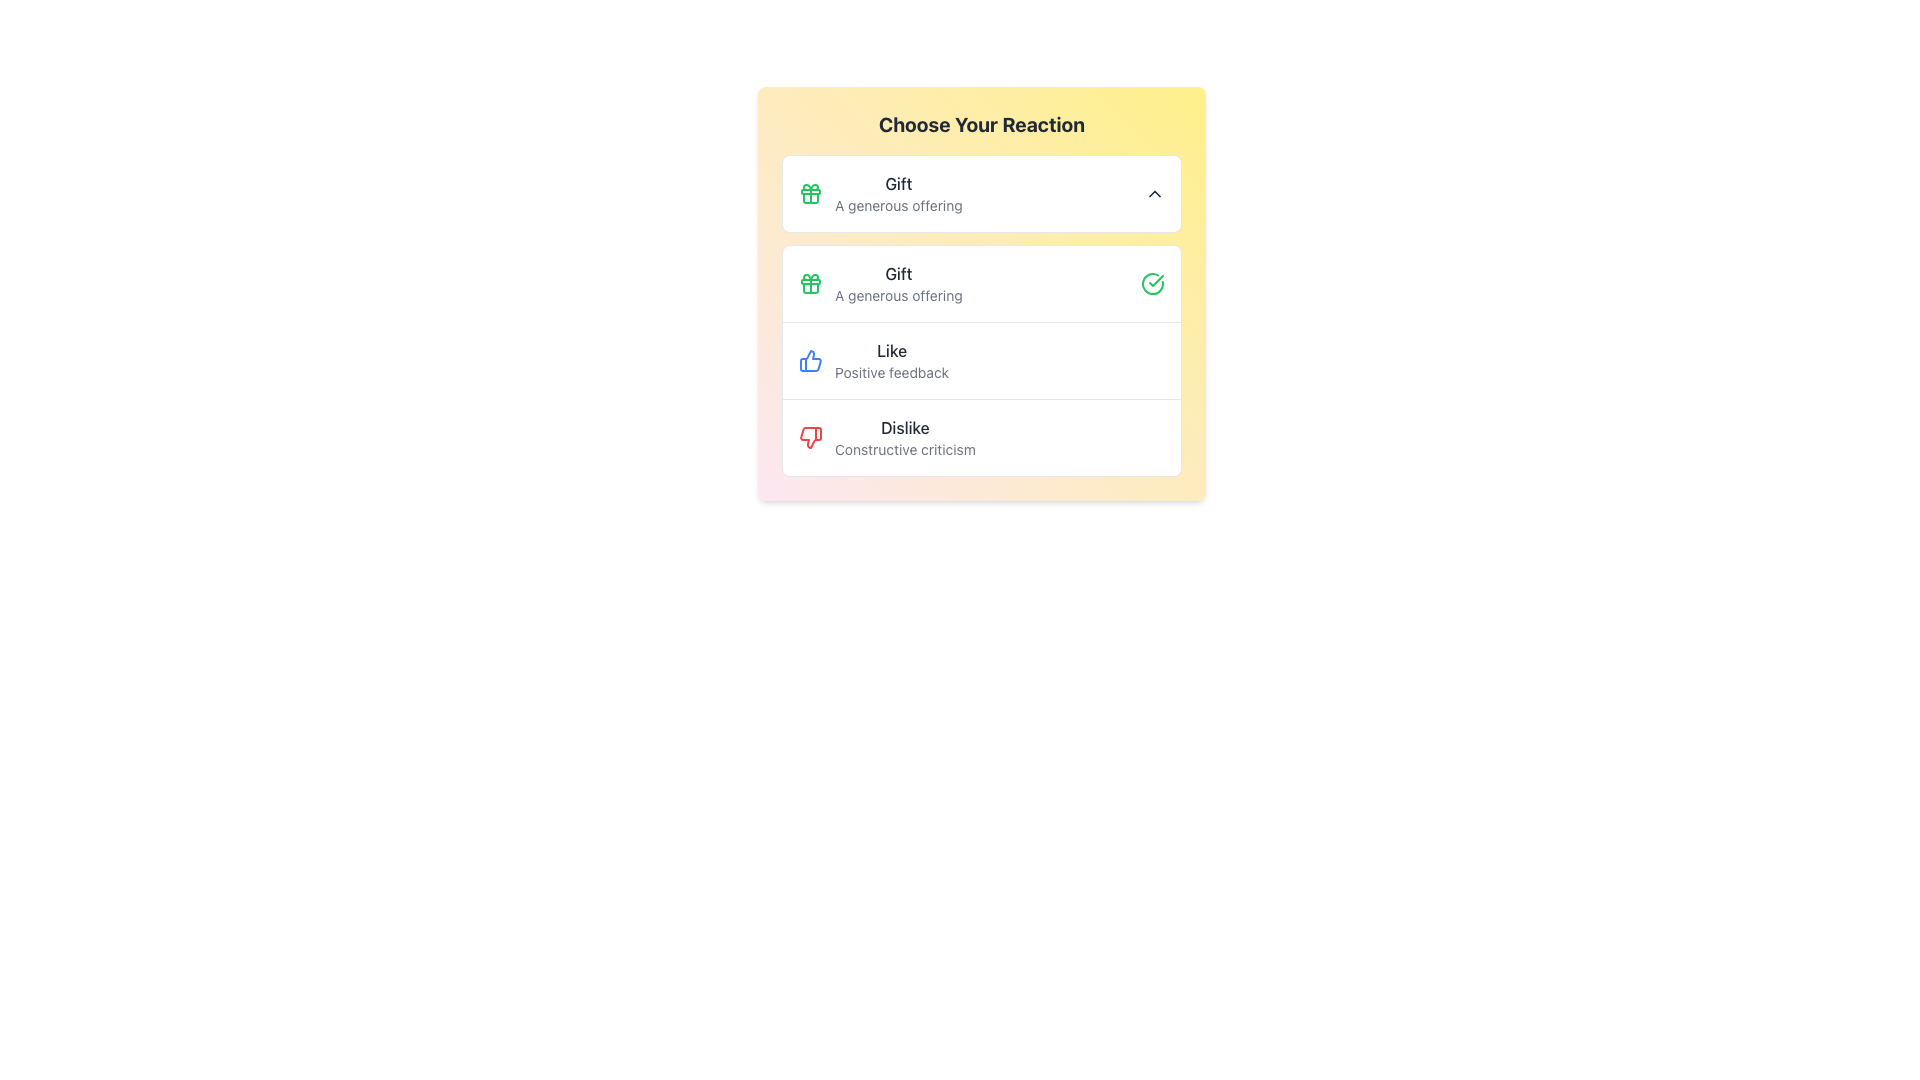 This screenshot has width=1920, height=1080. I want to click on the green checkmark icon located within a circular boundary, which signifies approval or confirmation, so click(1156, 281).